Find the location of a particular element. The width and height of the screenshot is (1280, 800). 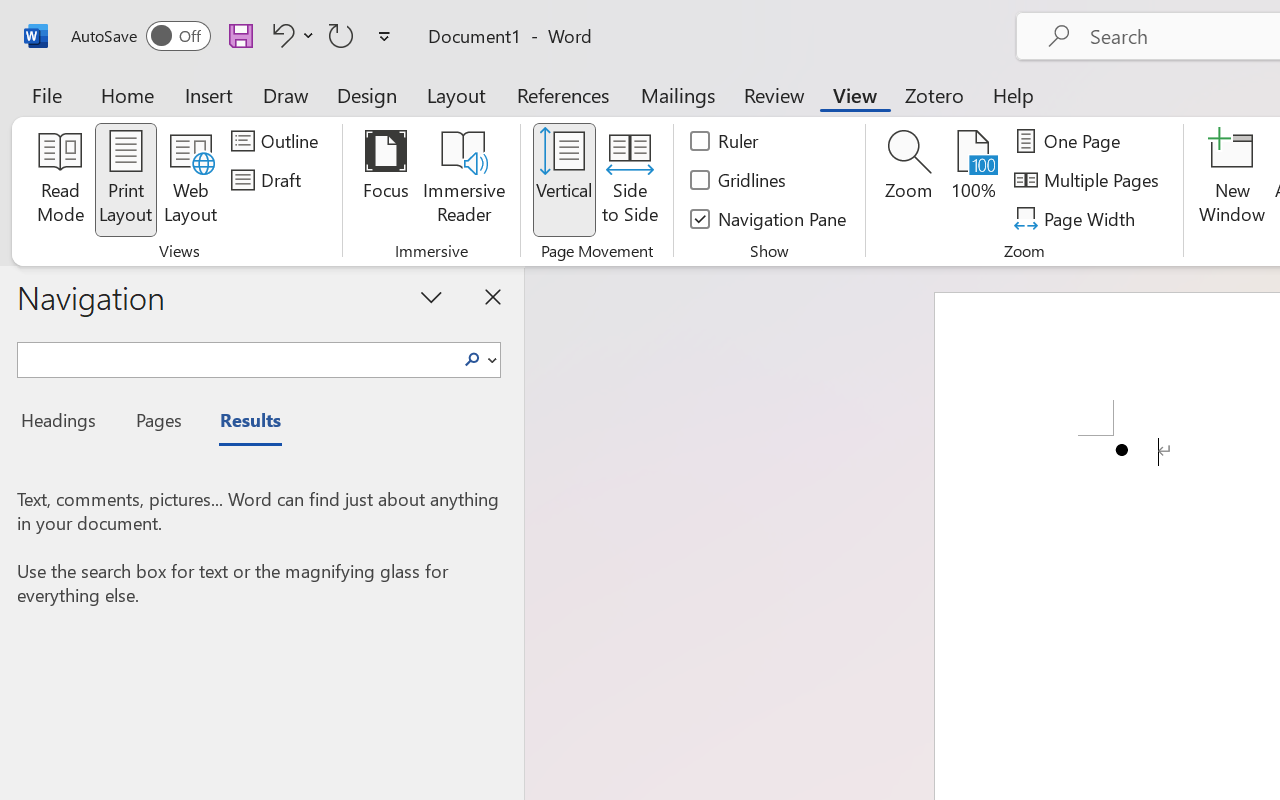

'Pages' is located at coordinates (155, 423).